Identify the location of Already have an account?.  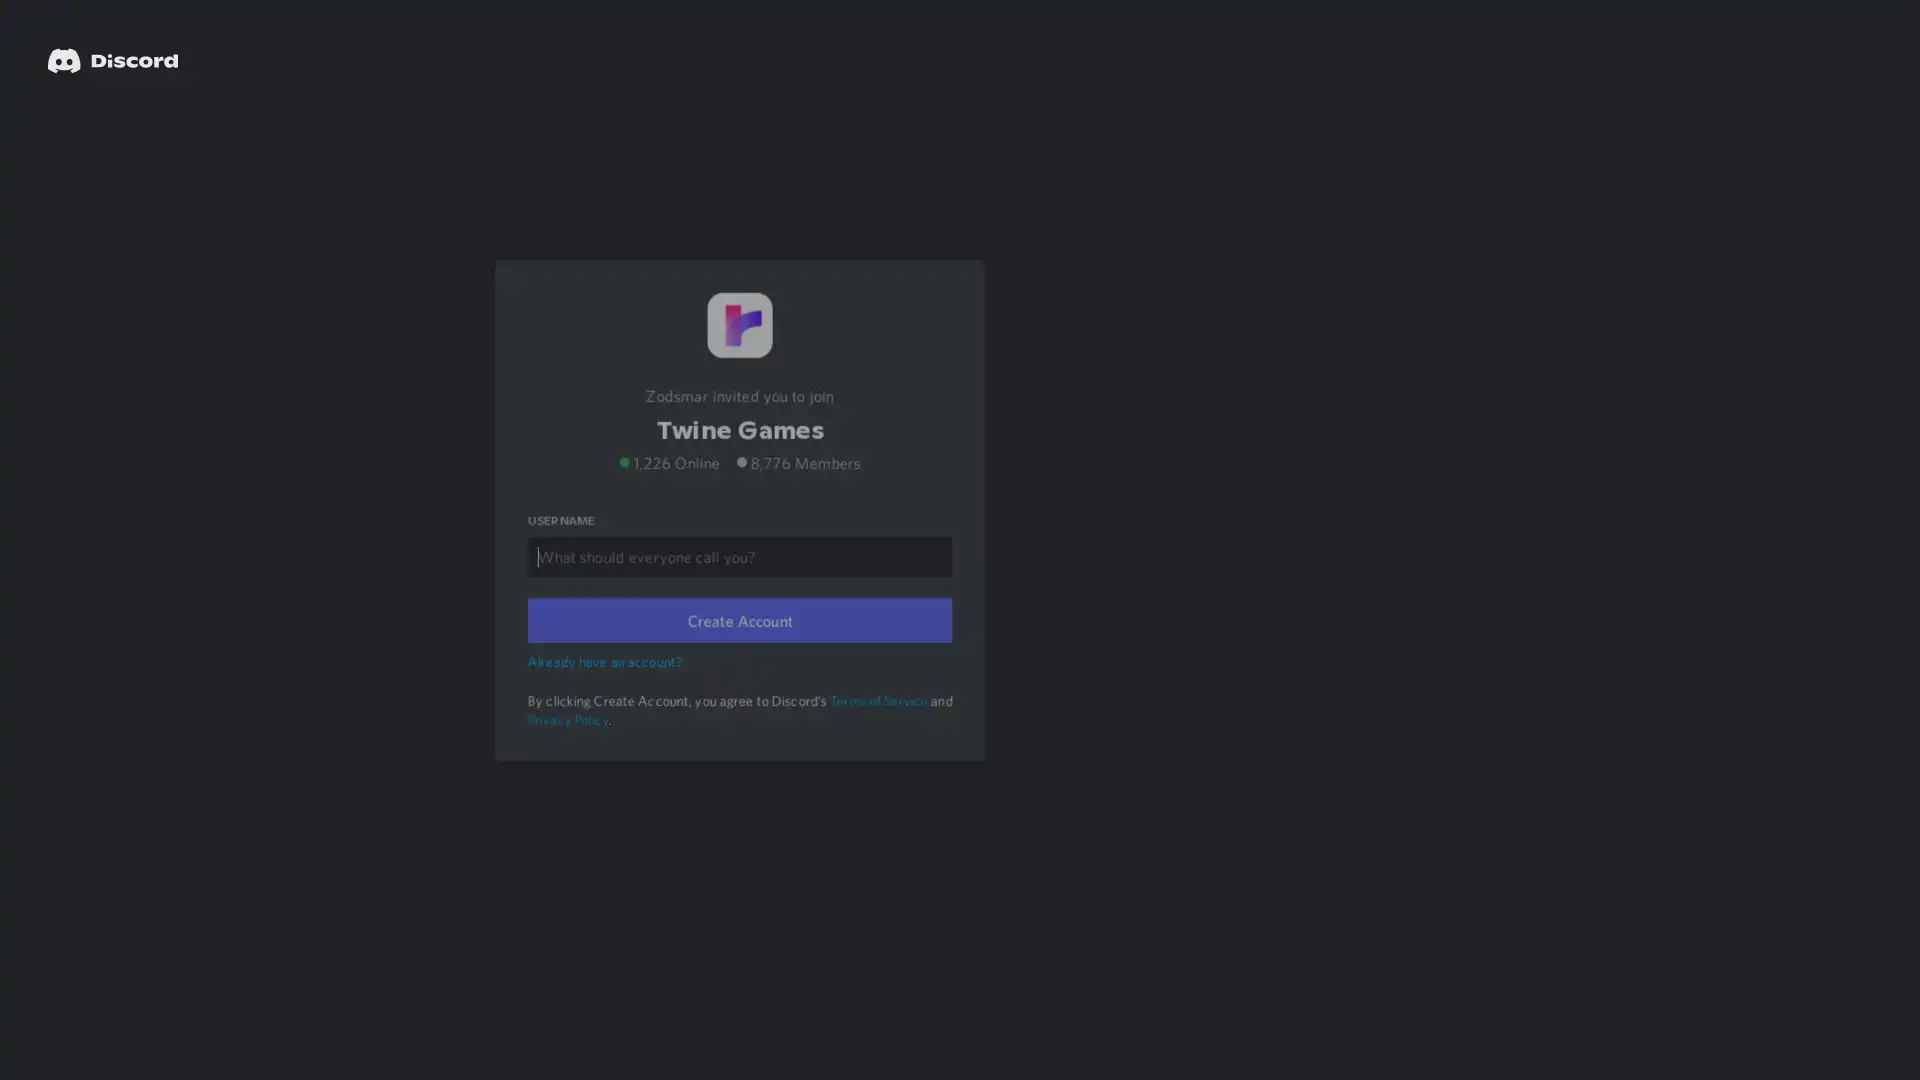
(607, 685).